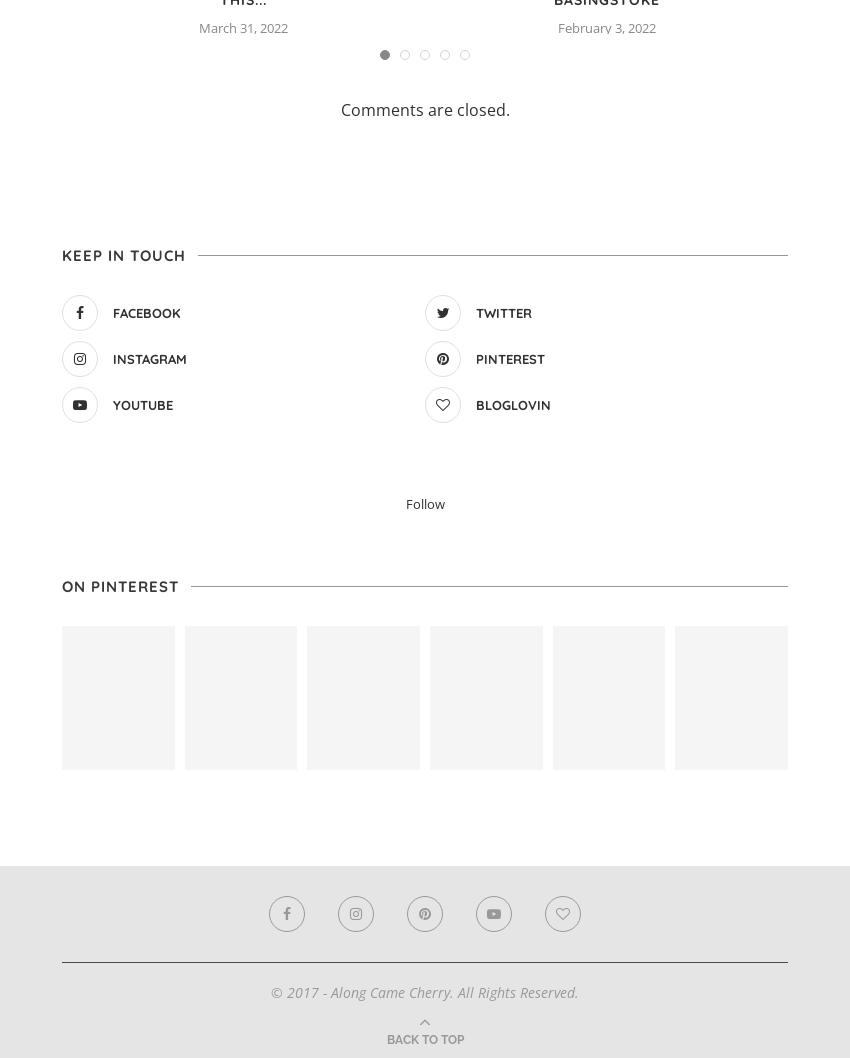  I want to click on 'Back To Top', so click(424, 1037).